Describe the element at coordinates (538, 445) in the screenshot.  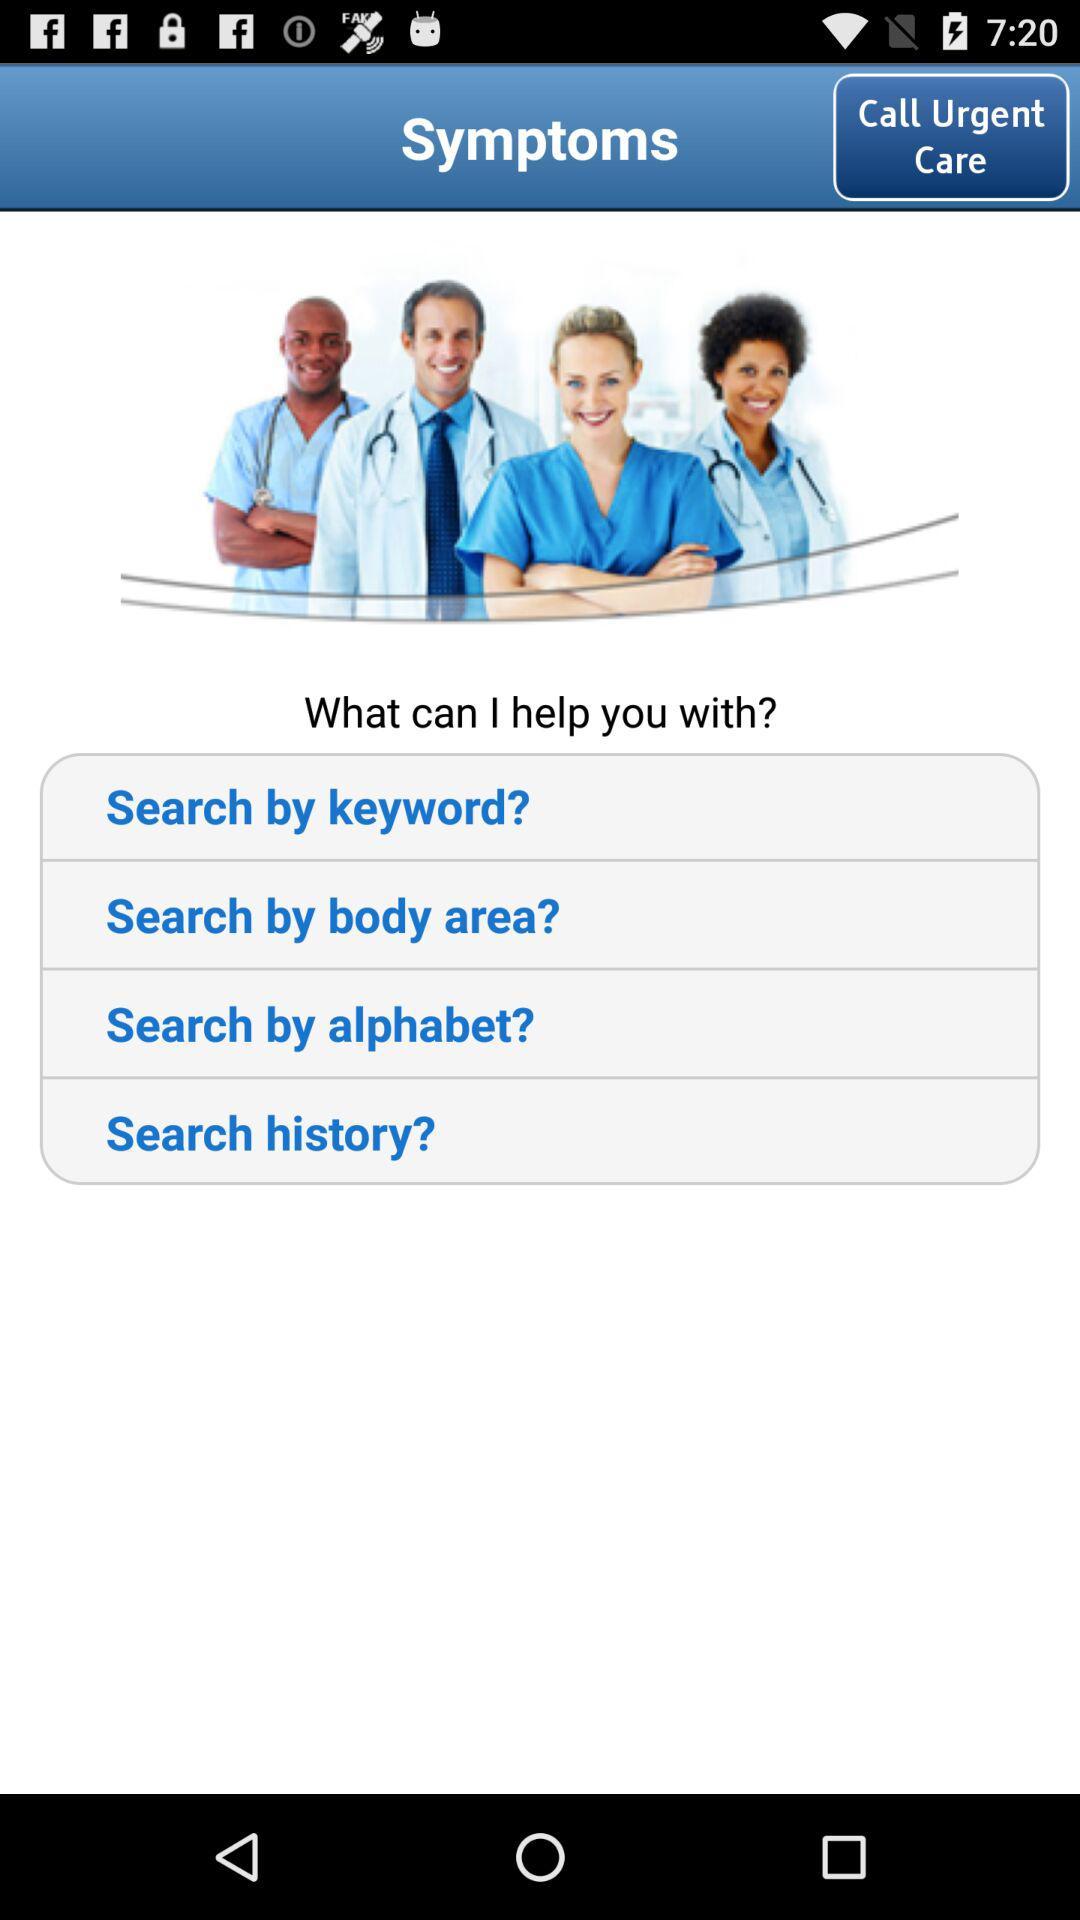
I see `icon above the what can i app` at that location.